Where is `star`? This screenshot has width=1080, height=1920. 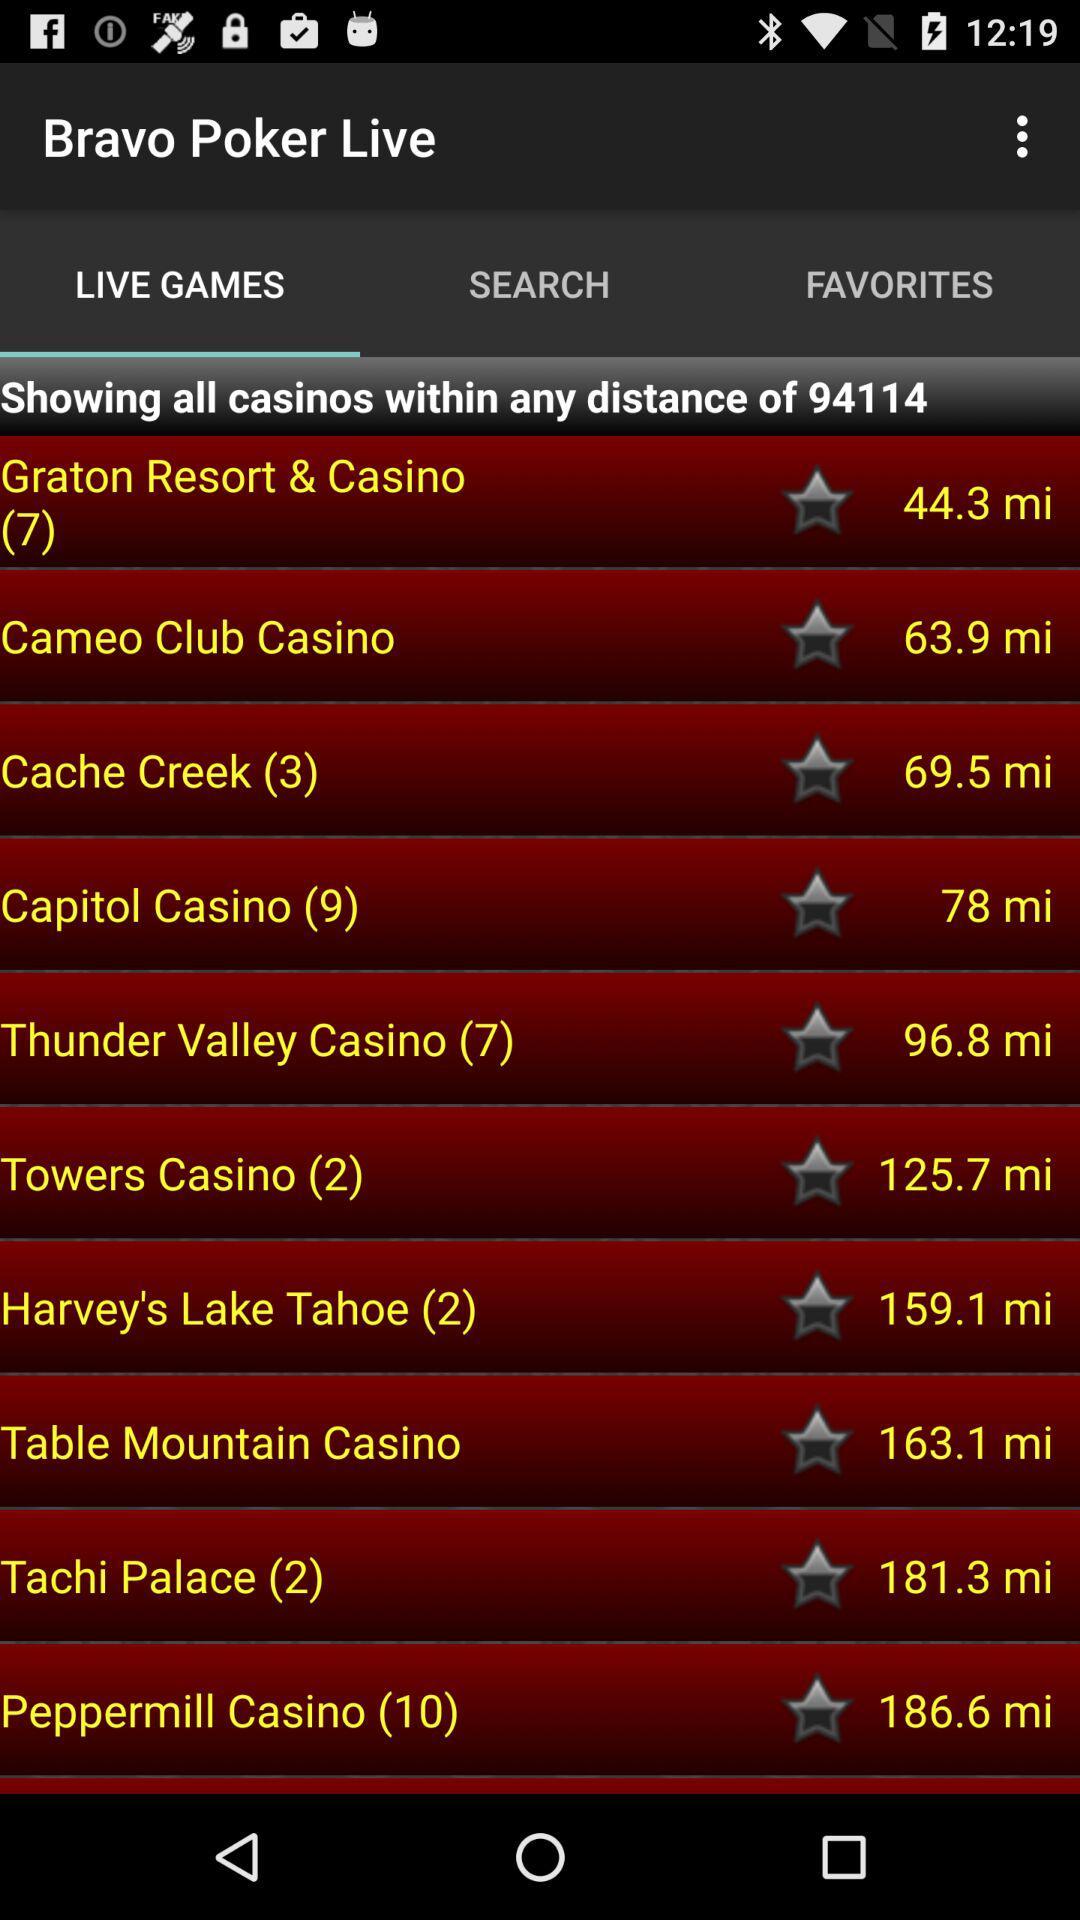 star is located at coordinates (817, 1172).